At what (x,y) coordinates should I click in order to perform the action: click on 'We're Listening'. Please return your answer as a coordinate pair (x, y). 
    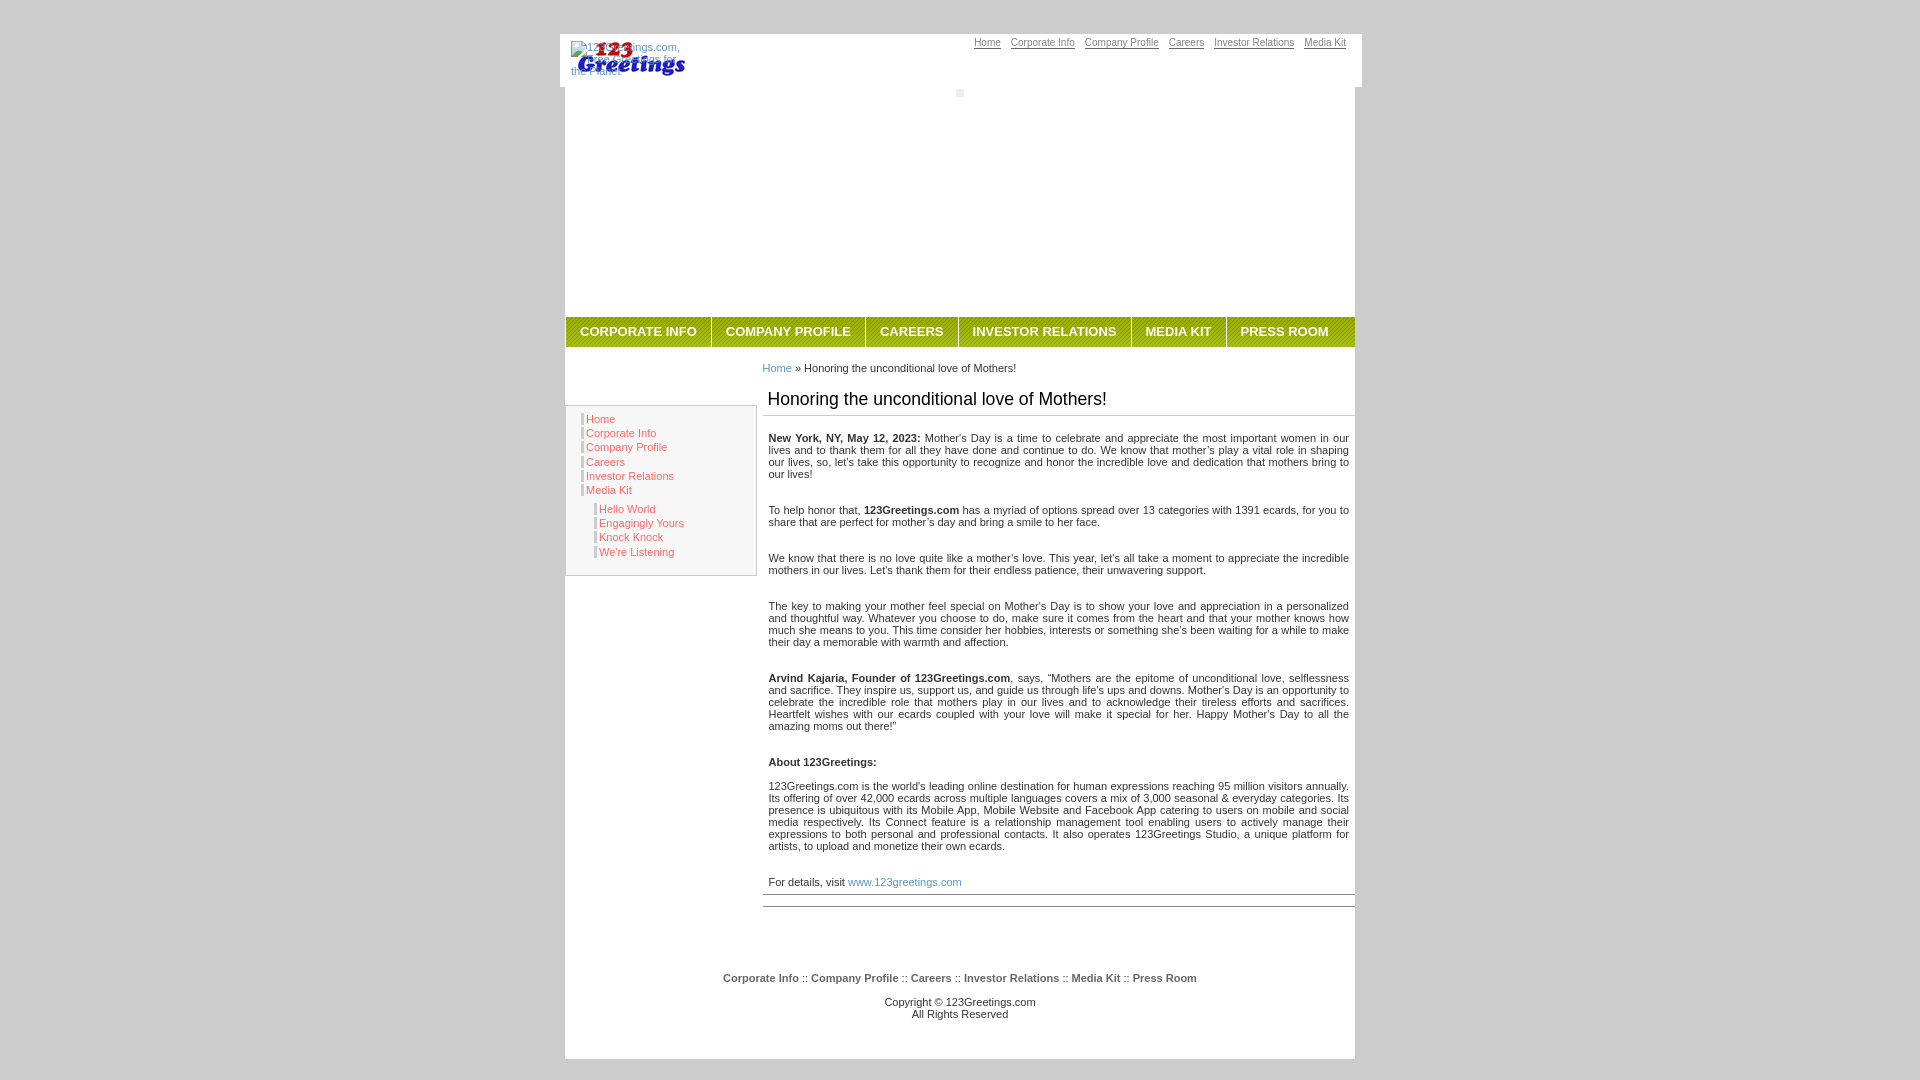
    Looking at the image, I should click on (632, 551).